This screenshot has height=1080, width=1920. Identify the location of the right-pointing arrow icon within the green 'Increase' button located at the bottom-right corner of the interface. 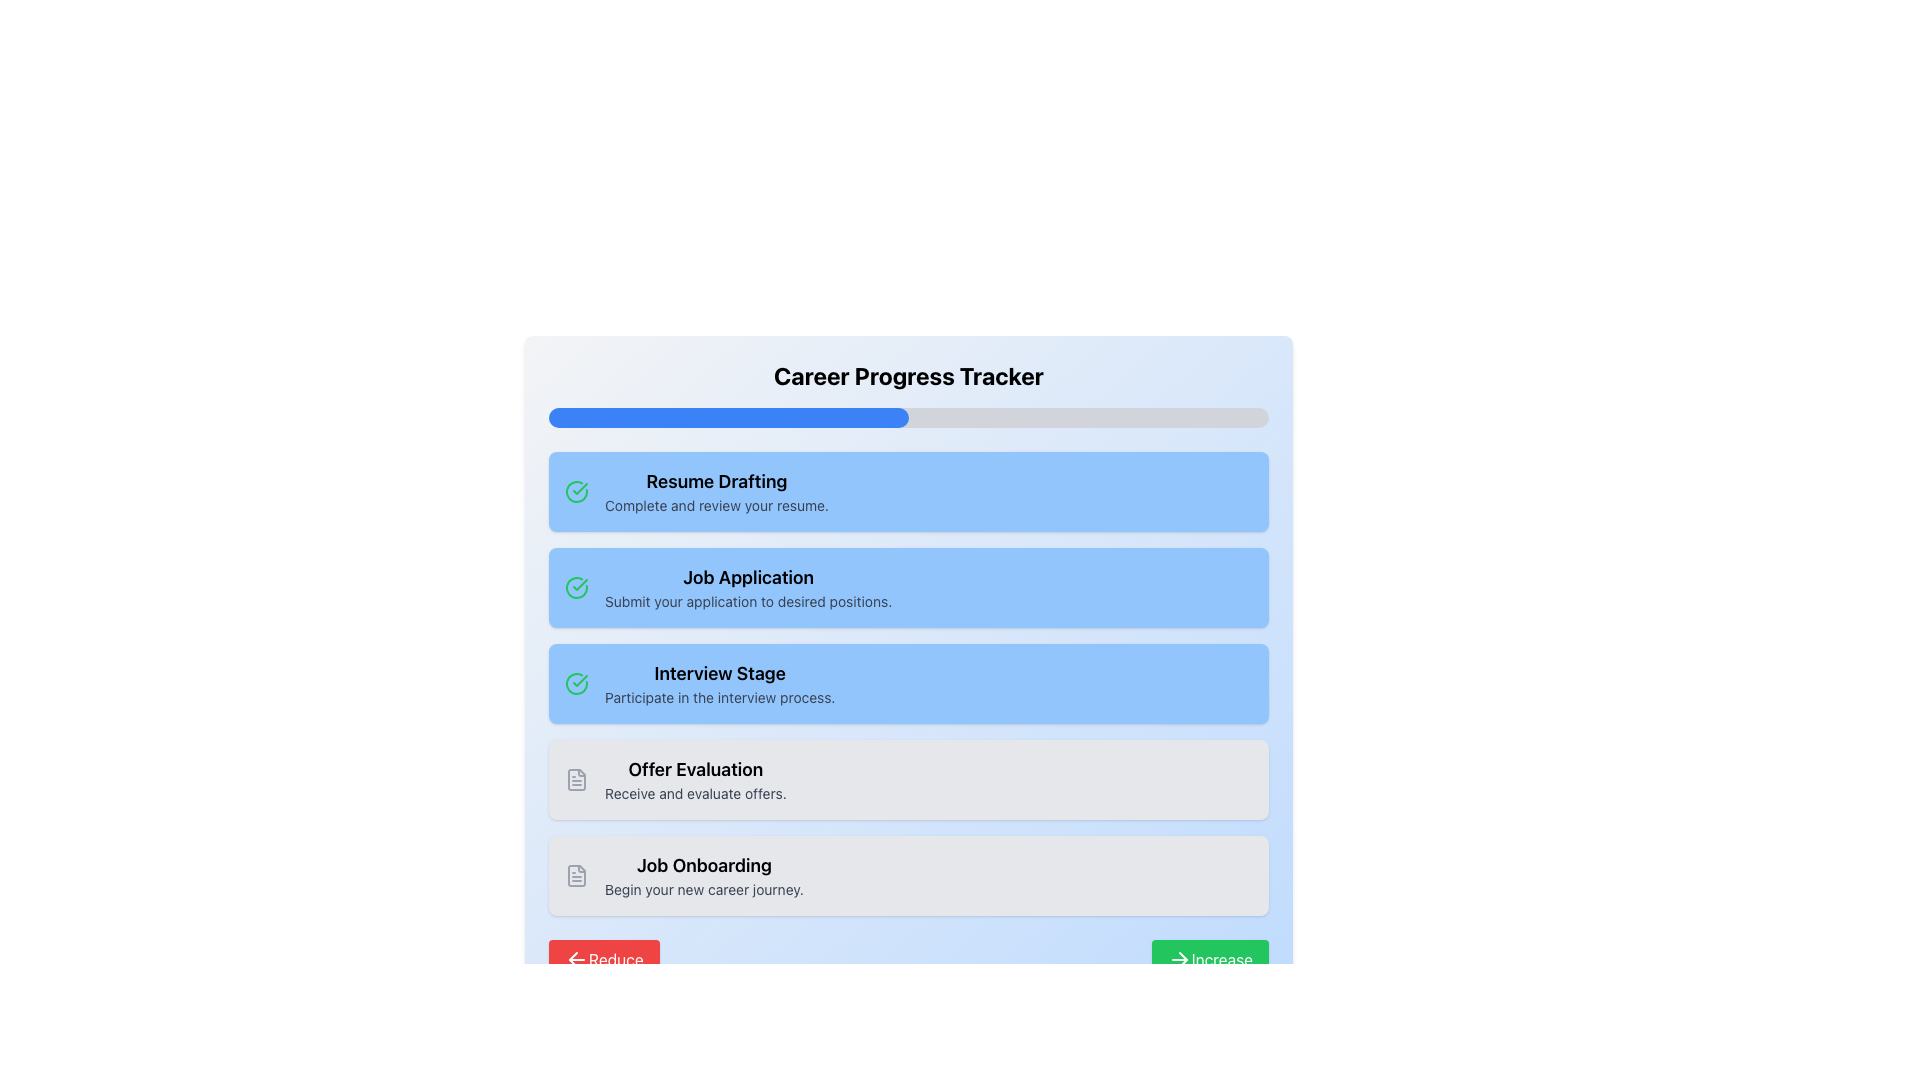
(1179, 959).